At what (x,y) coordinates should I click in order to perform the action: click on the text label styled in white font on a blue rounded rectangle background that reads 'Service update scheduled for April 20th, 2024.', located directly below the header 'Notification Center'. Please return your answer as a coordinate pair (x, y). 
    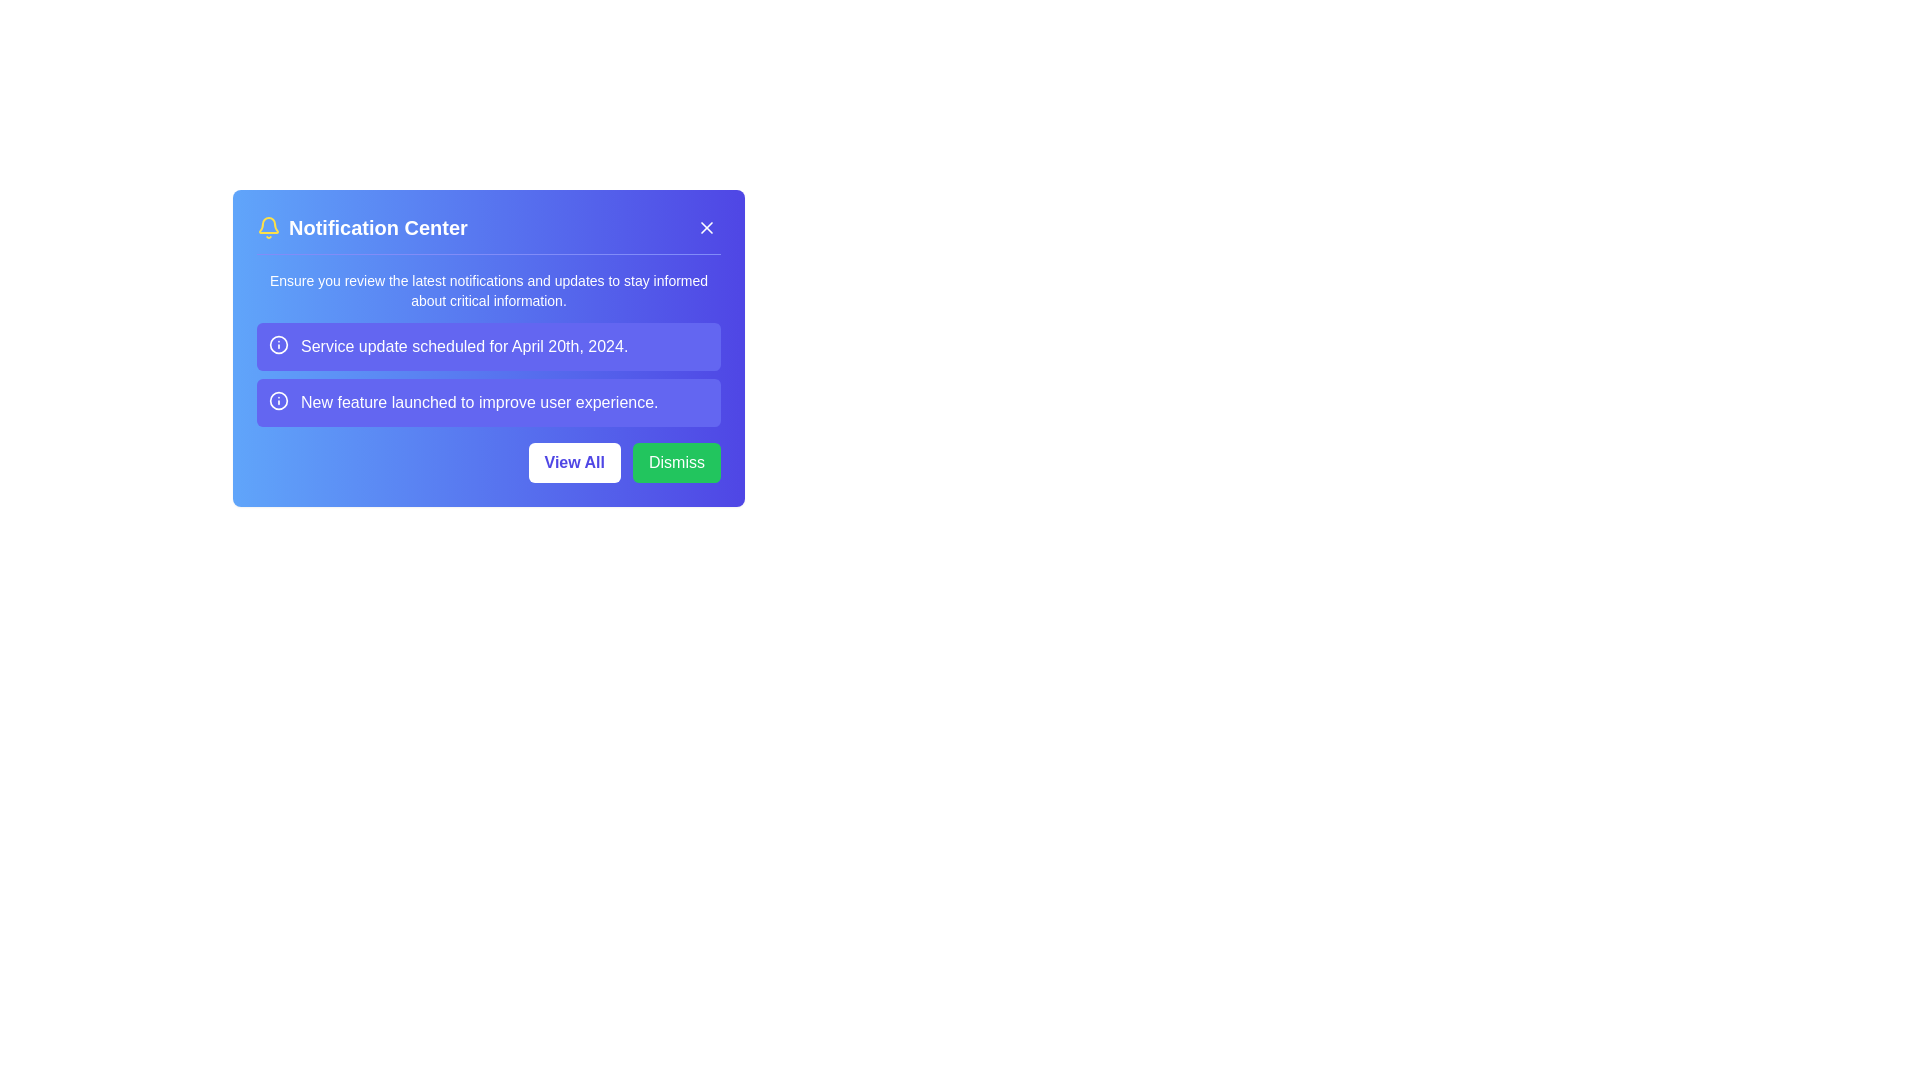
    Looking at the image, I should click on (463, 346).